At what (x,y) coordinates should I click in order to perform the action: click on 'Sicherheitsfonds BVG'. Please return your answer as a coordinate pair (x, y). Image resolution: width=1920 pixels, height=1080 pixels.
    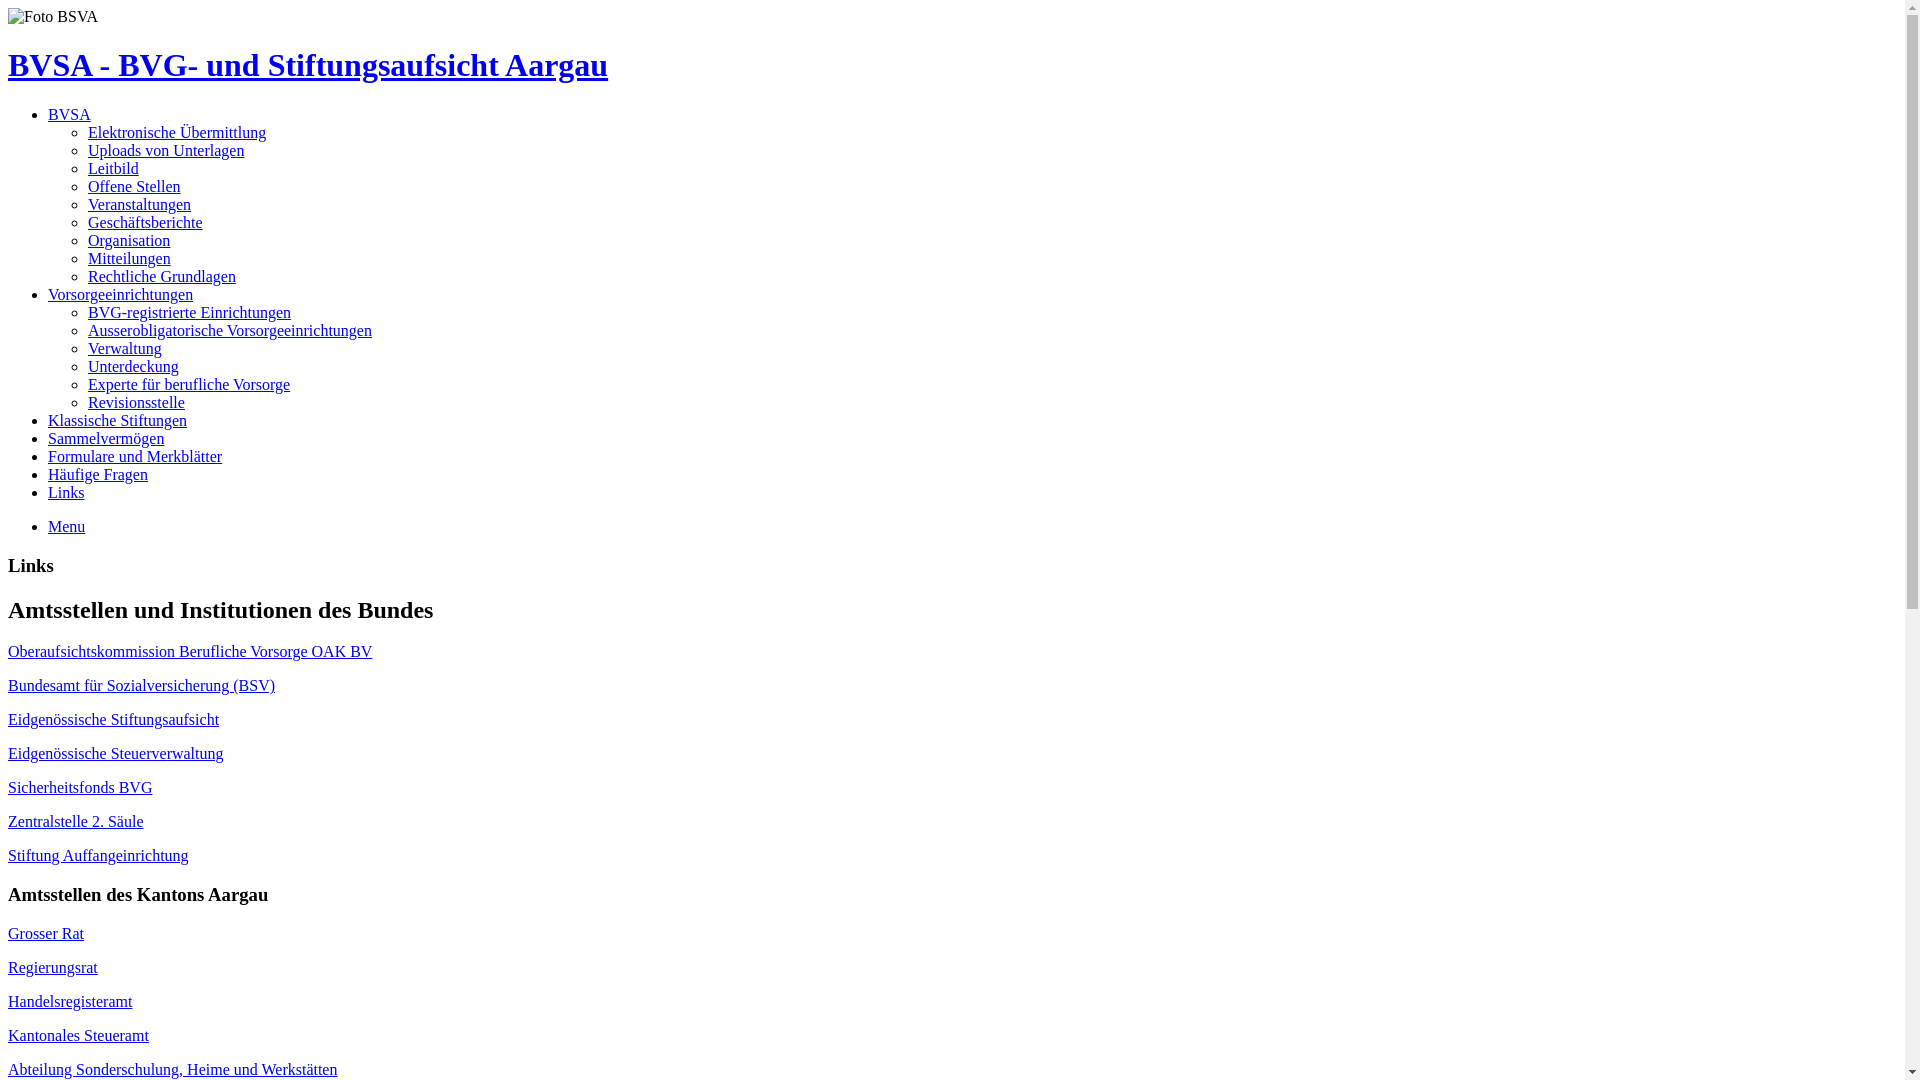
    Looking at the image, I should click on (8, 786).